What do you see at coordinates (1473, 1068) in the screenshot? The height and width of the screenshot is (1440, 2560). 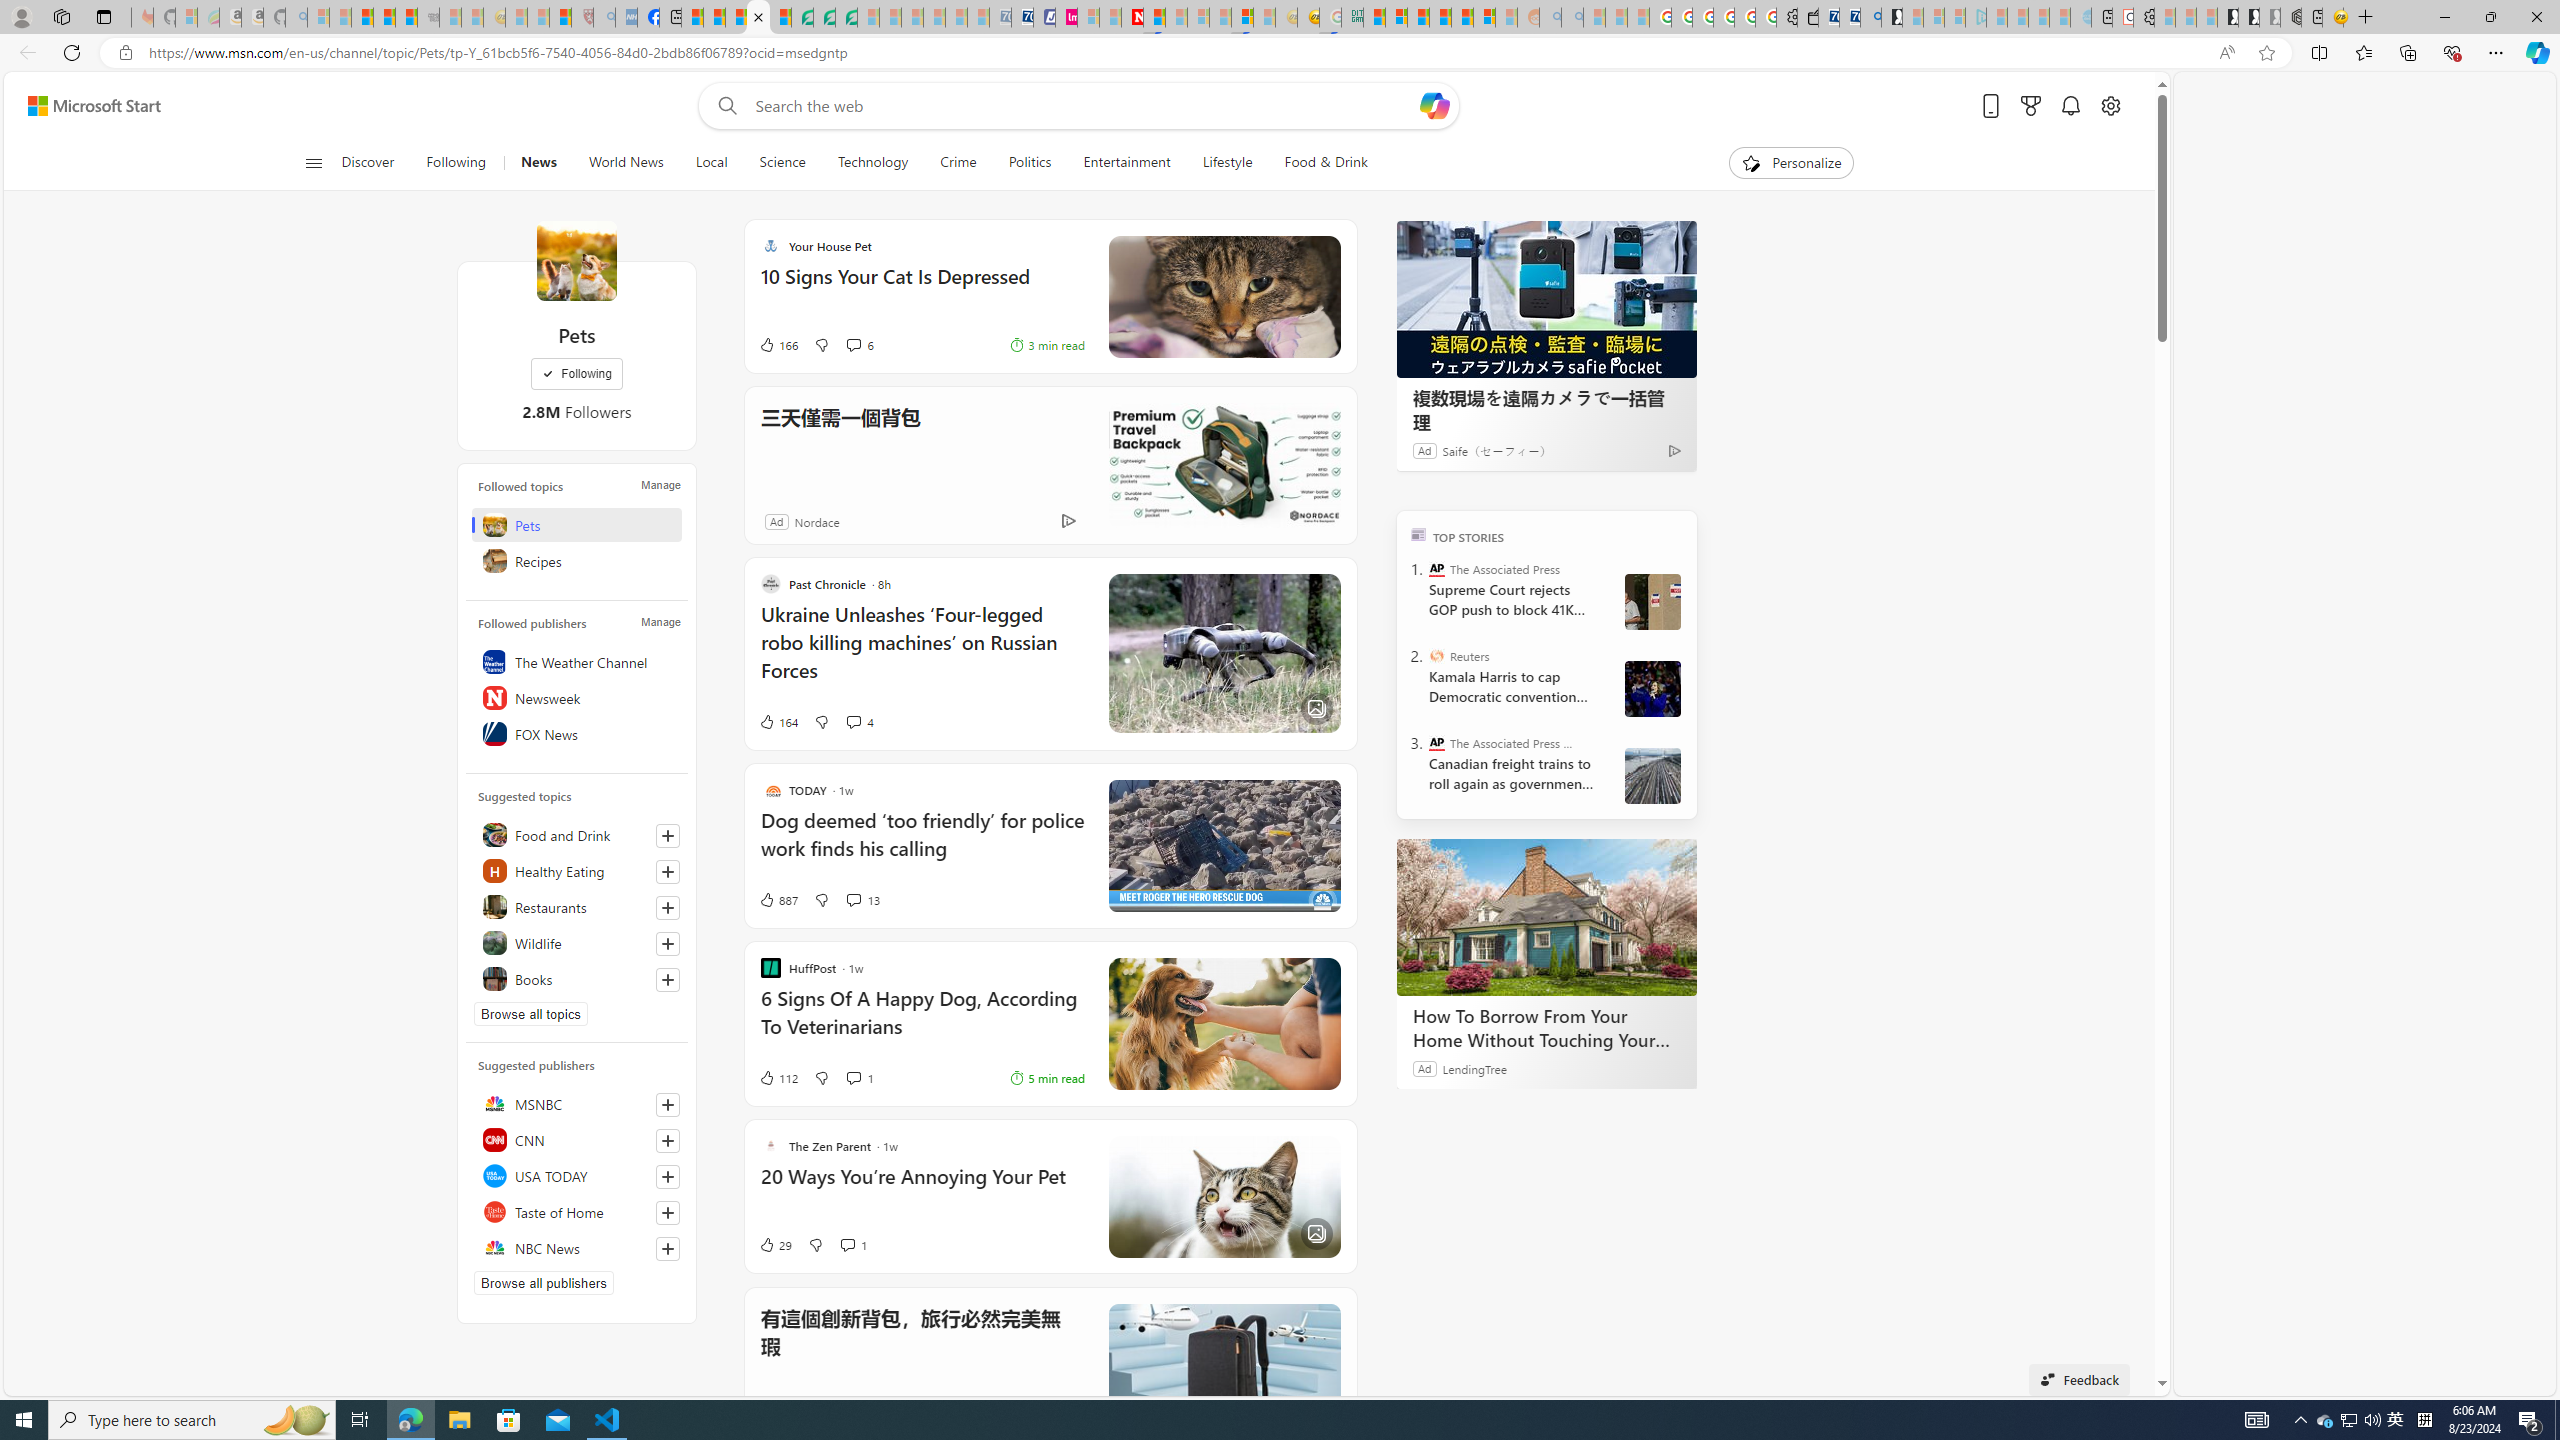 I see `'LendingTree'` at bounding box center [1473, 1068].